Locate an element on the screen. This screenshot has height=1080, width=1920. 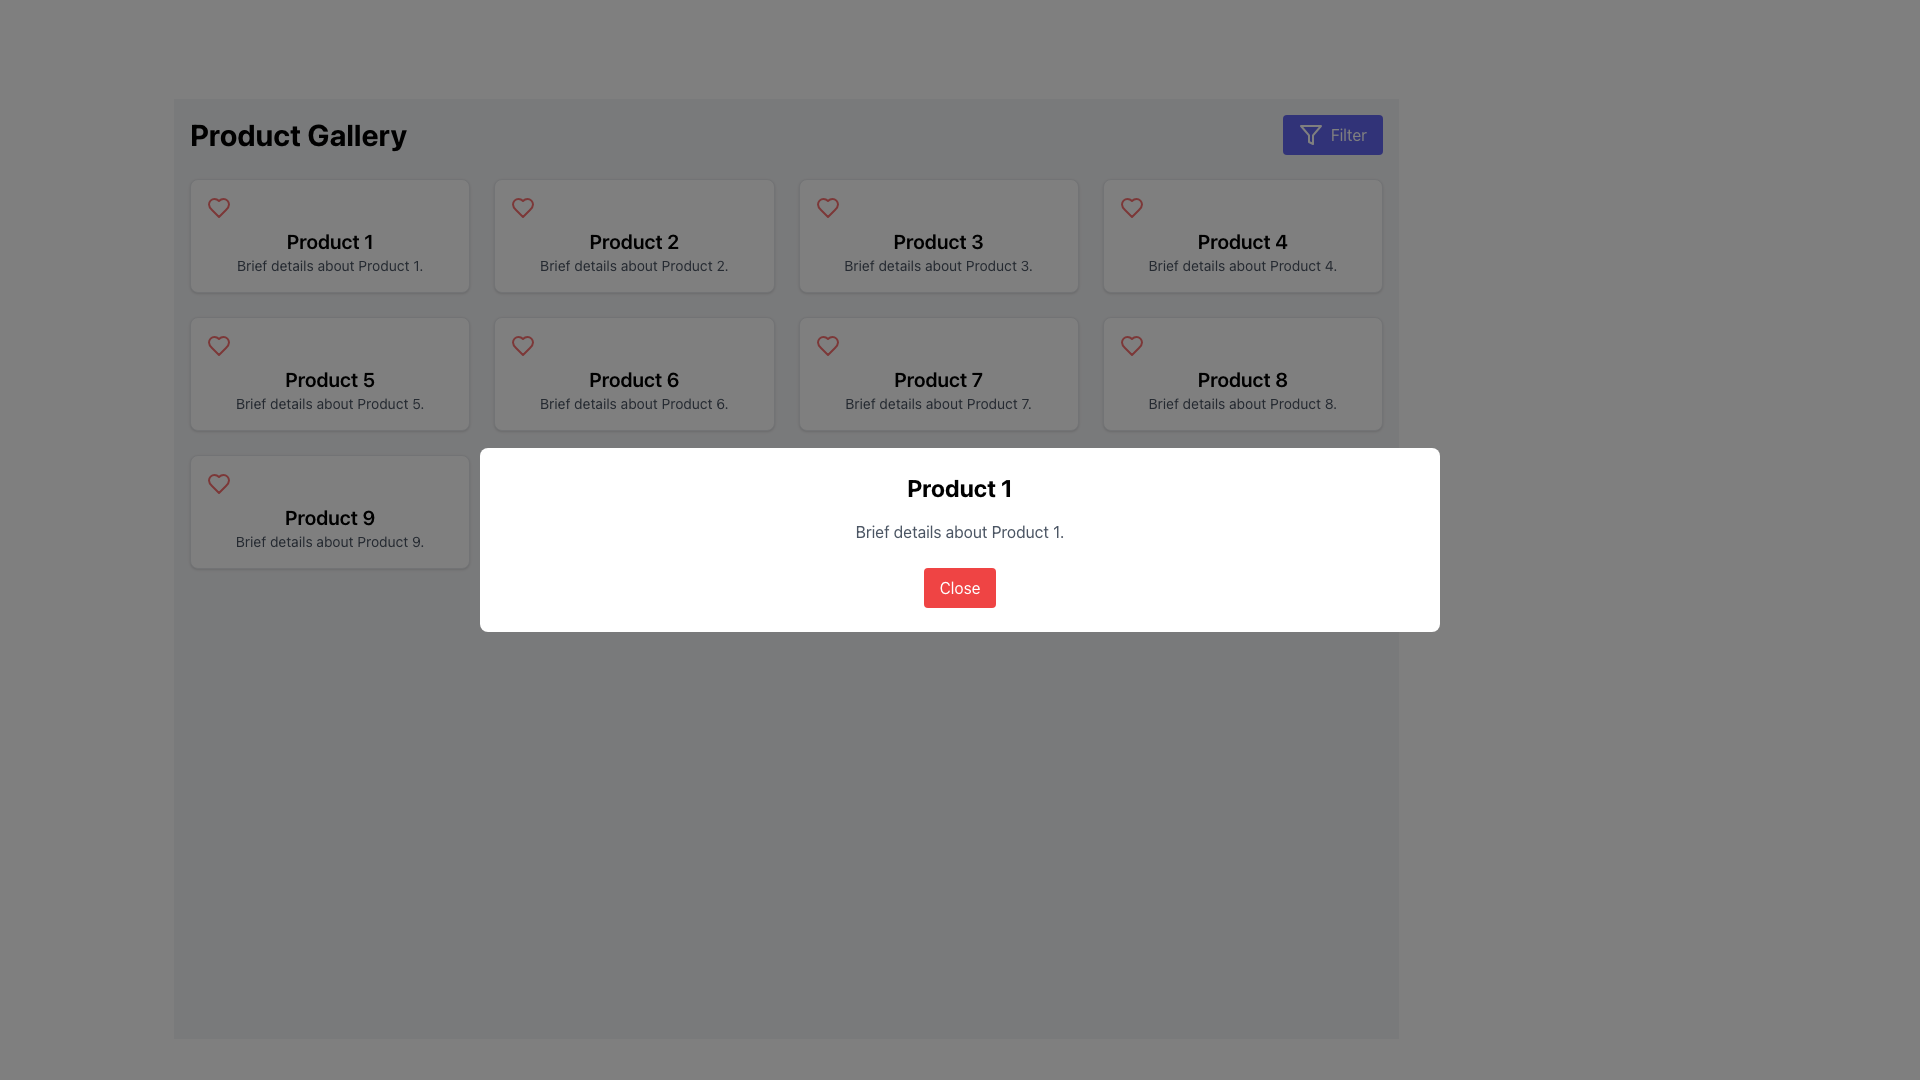
the heart-shaped icon with an outlined design in red color located at the upper-left corner of the 'Product 6' card is located at coordinates (523, 345).